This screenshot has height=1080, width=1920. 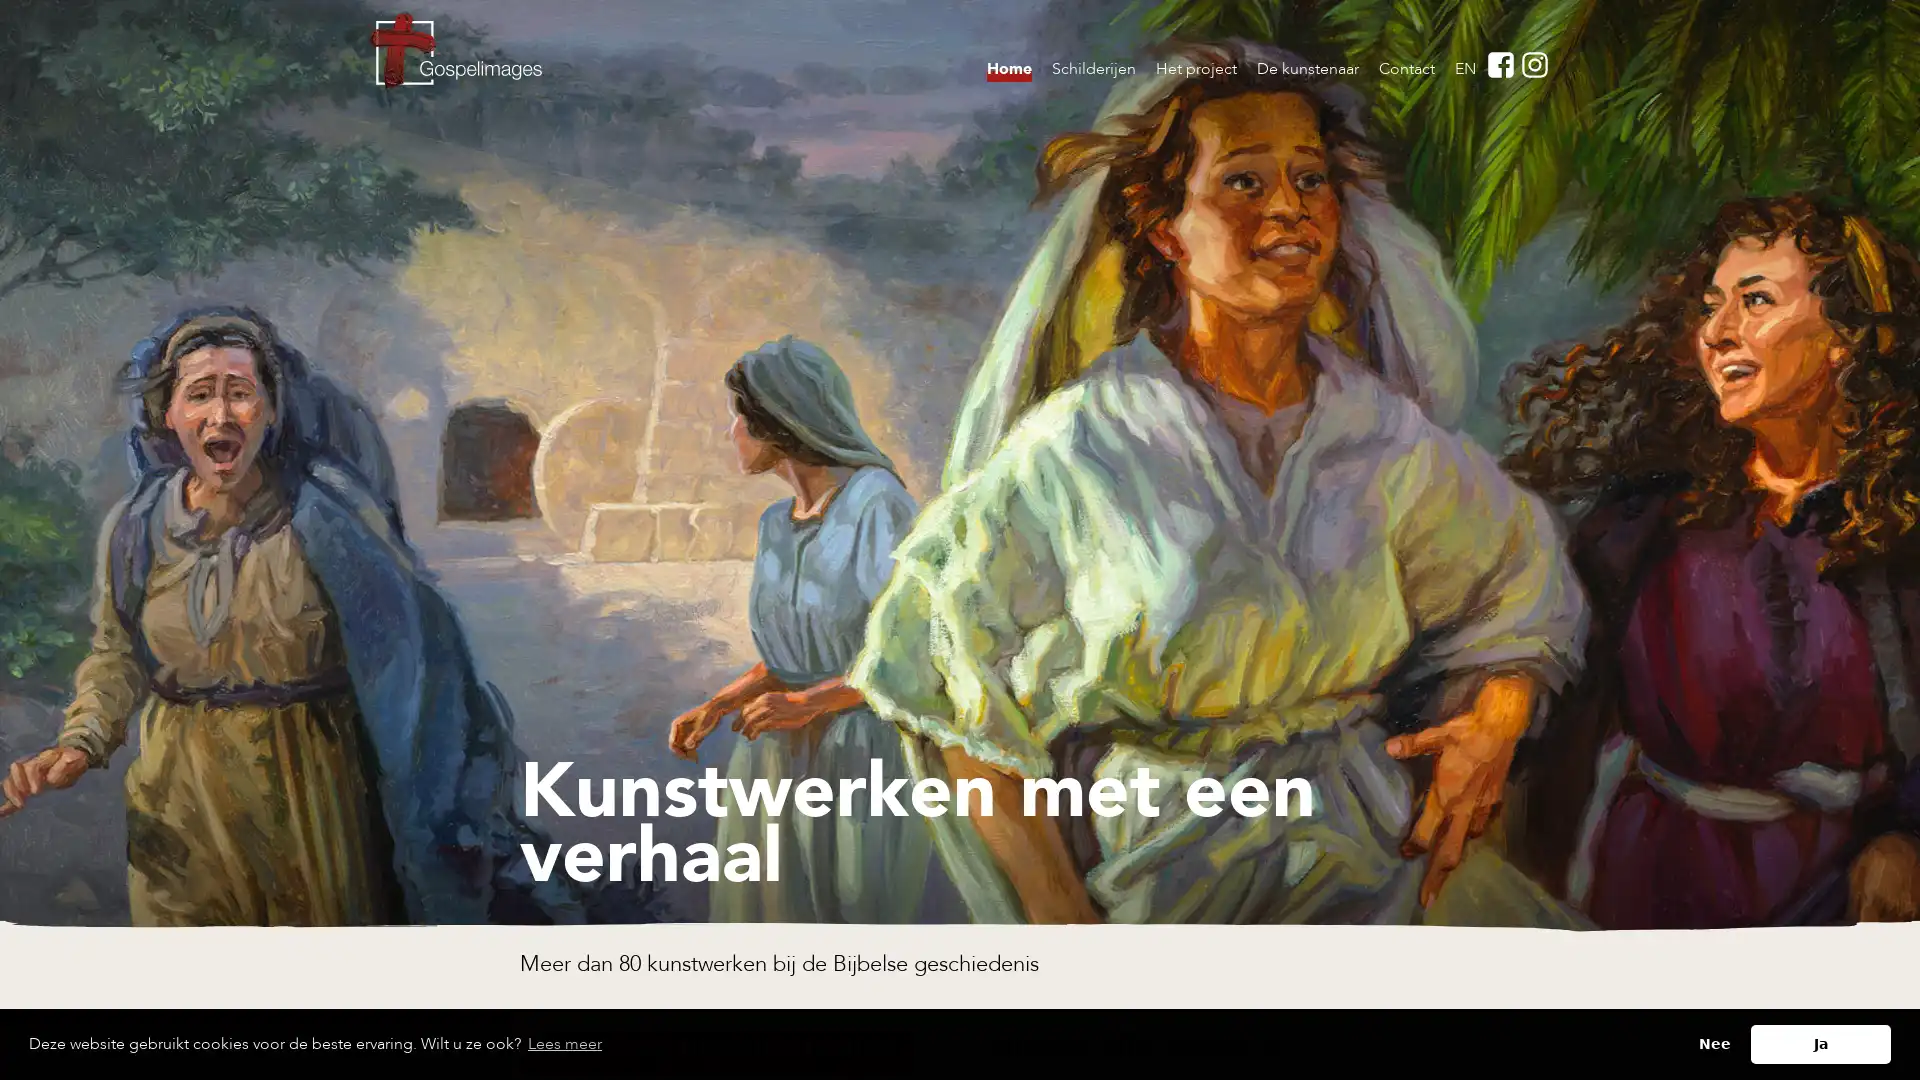 I want to click on learn more about cookies, so click(x=563, y=1043).